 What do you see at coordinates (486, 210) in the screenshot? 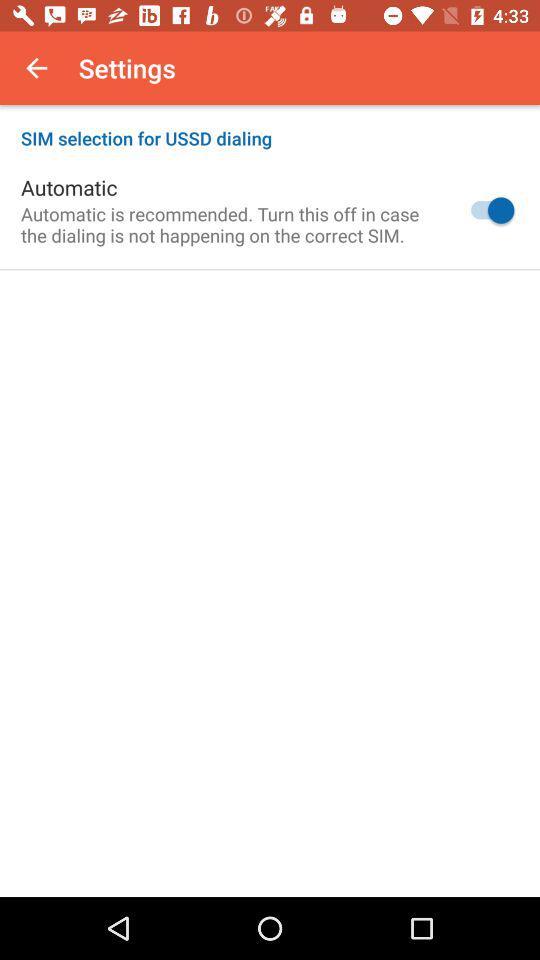
I see `the icon below the sim selection for item` at bounding box center [486, 210].